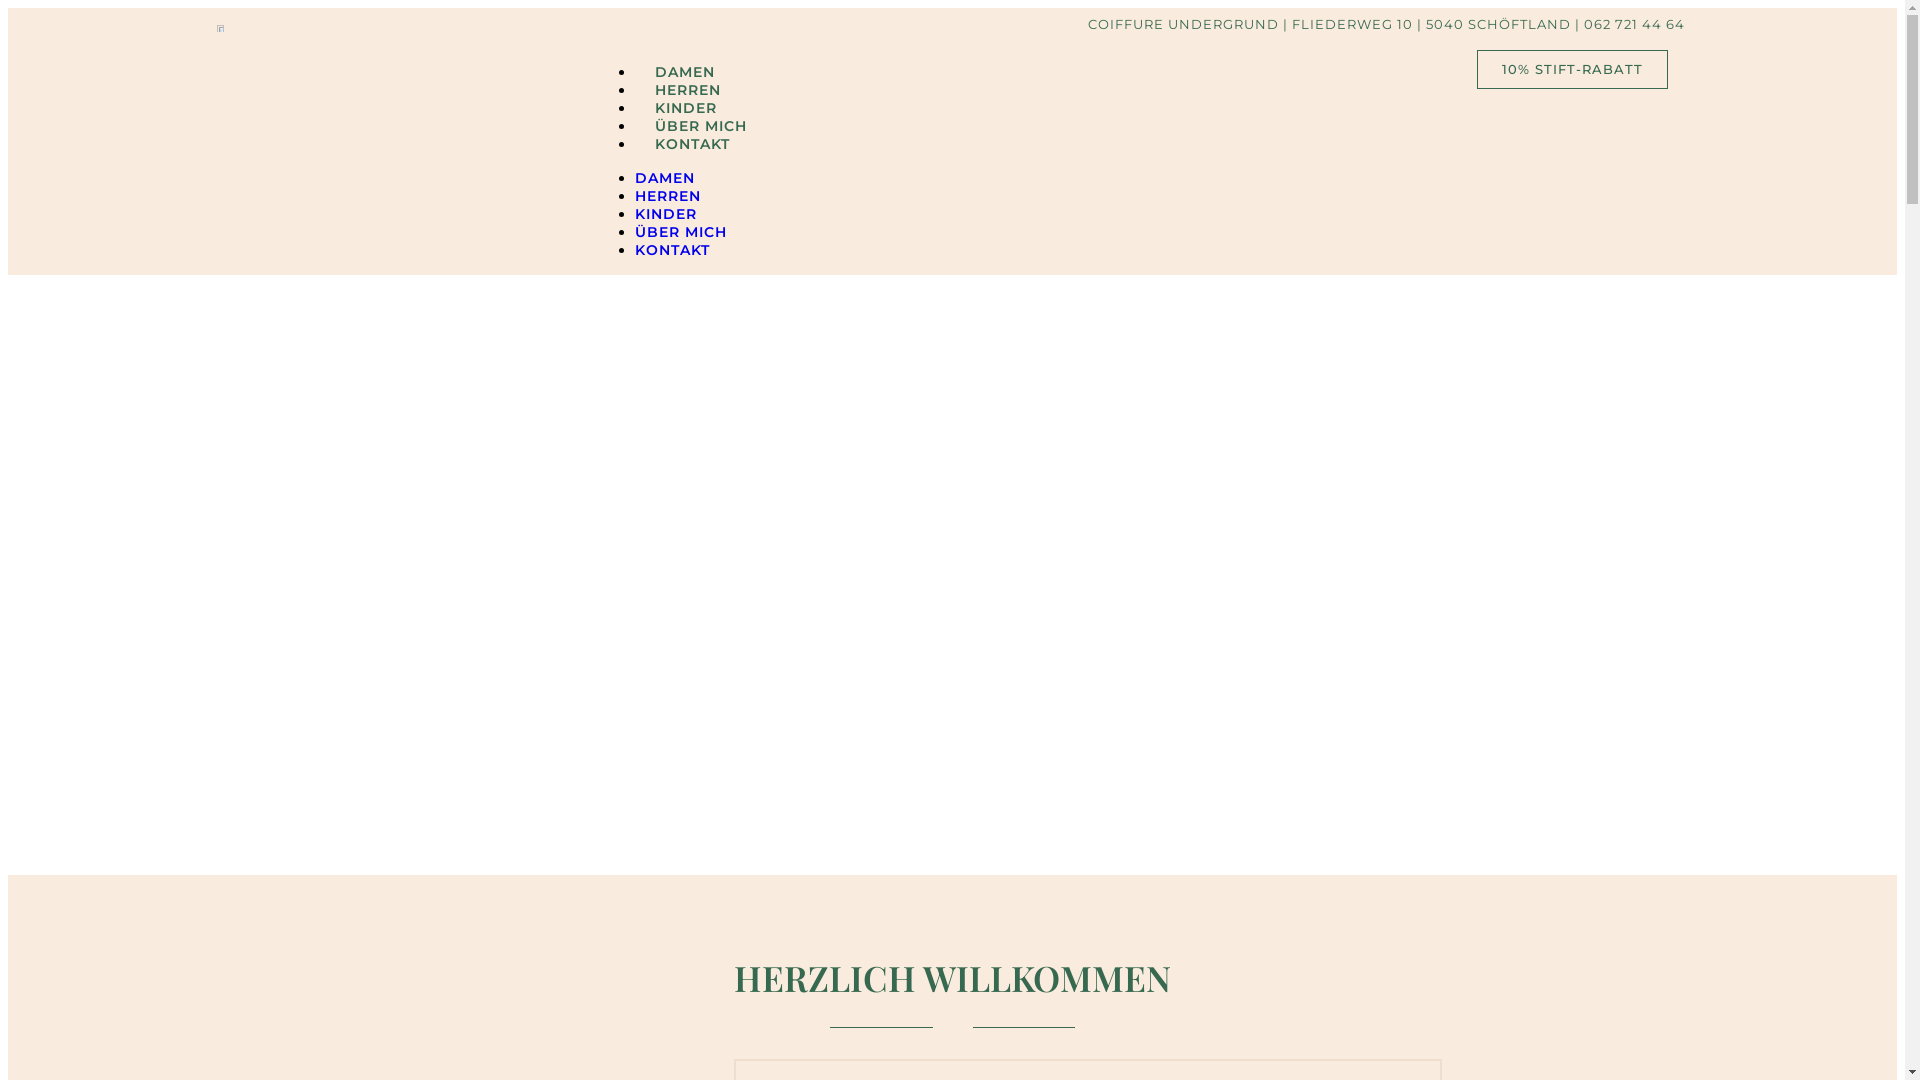 This screenshot has height=1080, width=1920. I want to click on '10% STIFT-RABATT', so click(1571, 68).